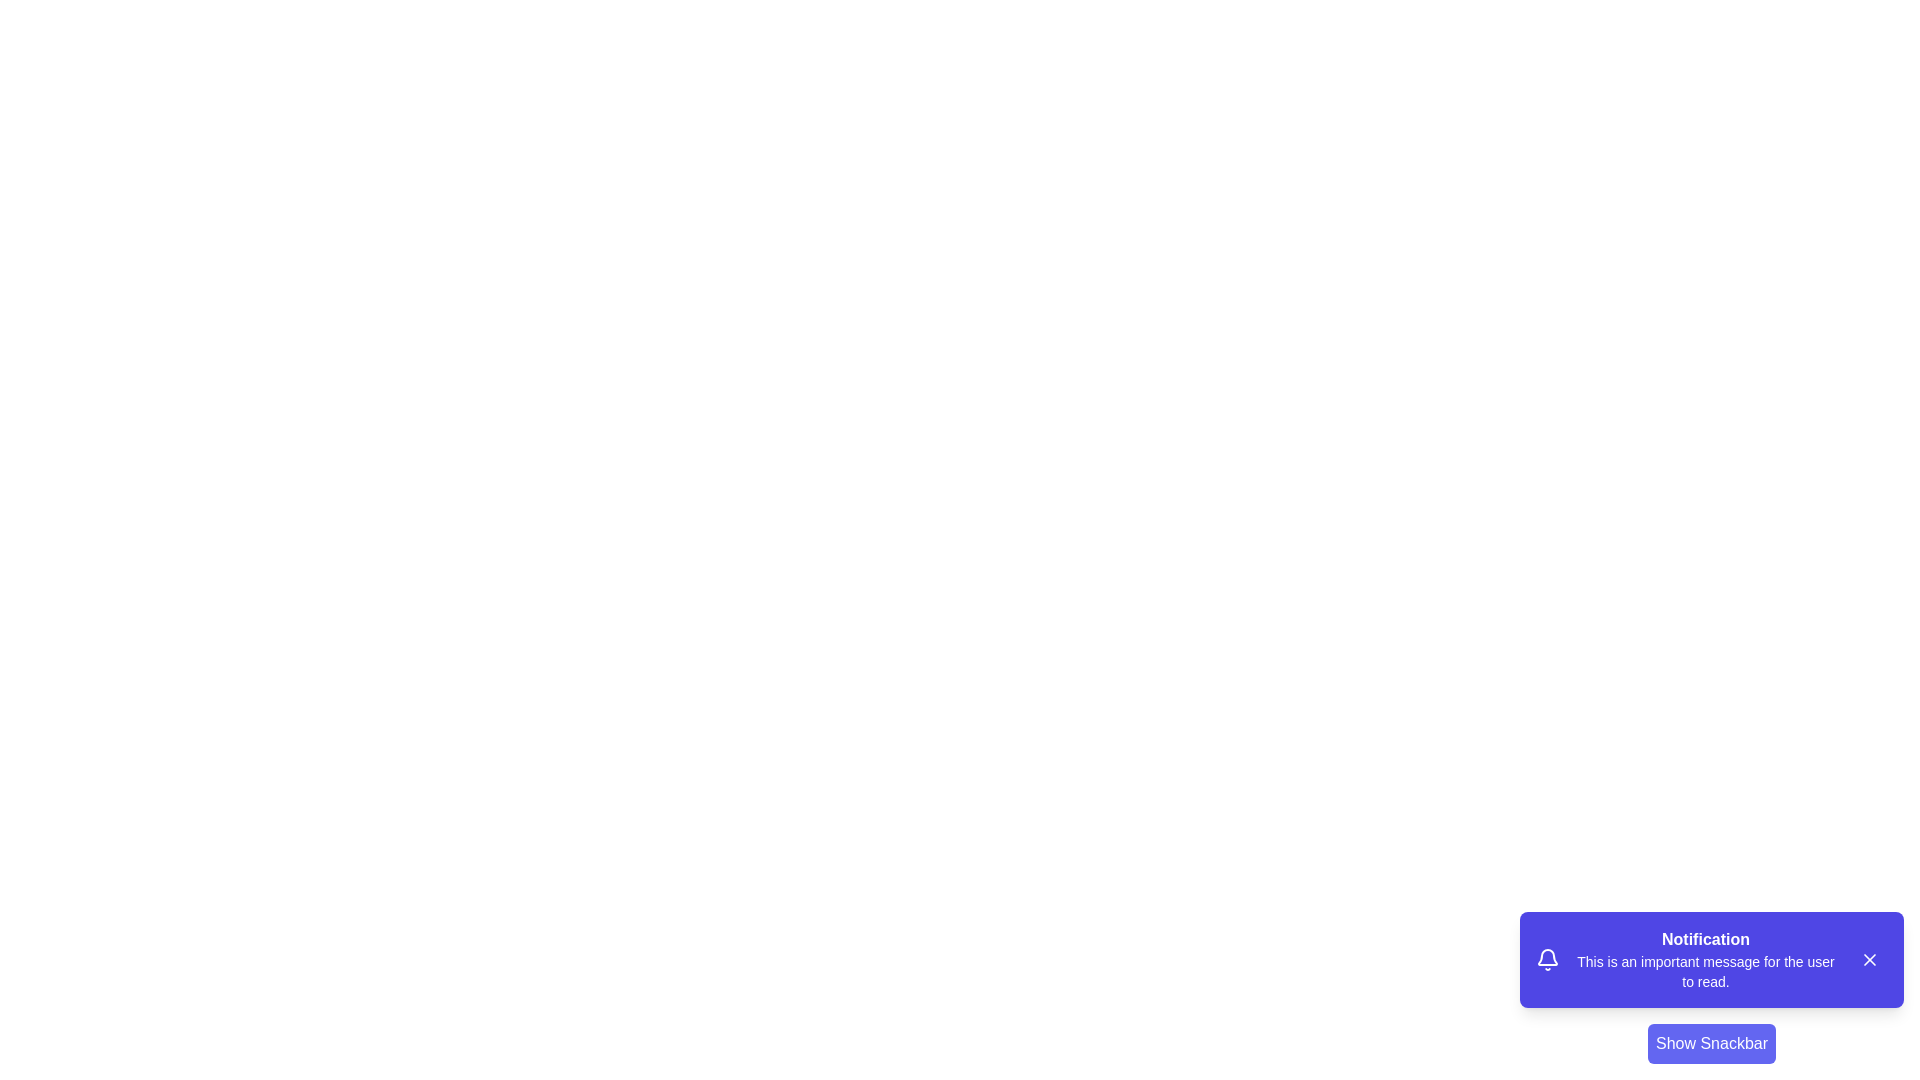 The height and width of the screenshot is (1080, 1920). What do you see at coordinates (1869, 959) in the screenshot?
I see `the small closing button located at the top-right corner of the blue notification banner to trigger the highlight effect` at bounding box center [1869, 959].